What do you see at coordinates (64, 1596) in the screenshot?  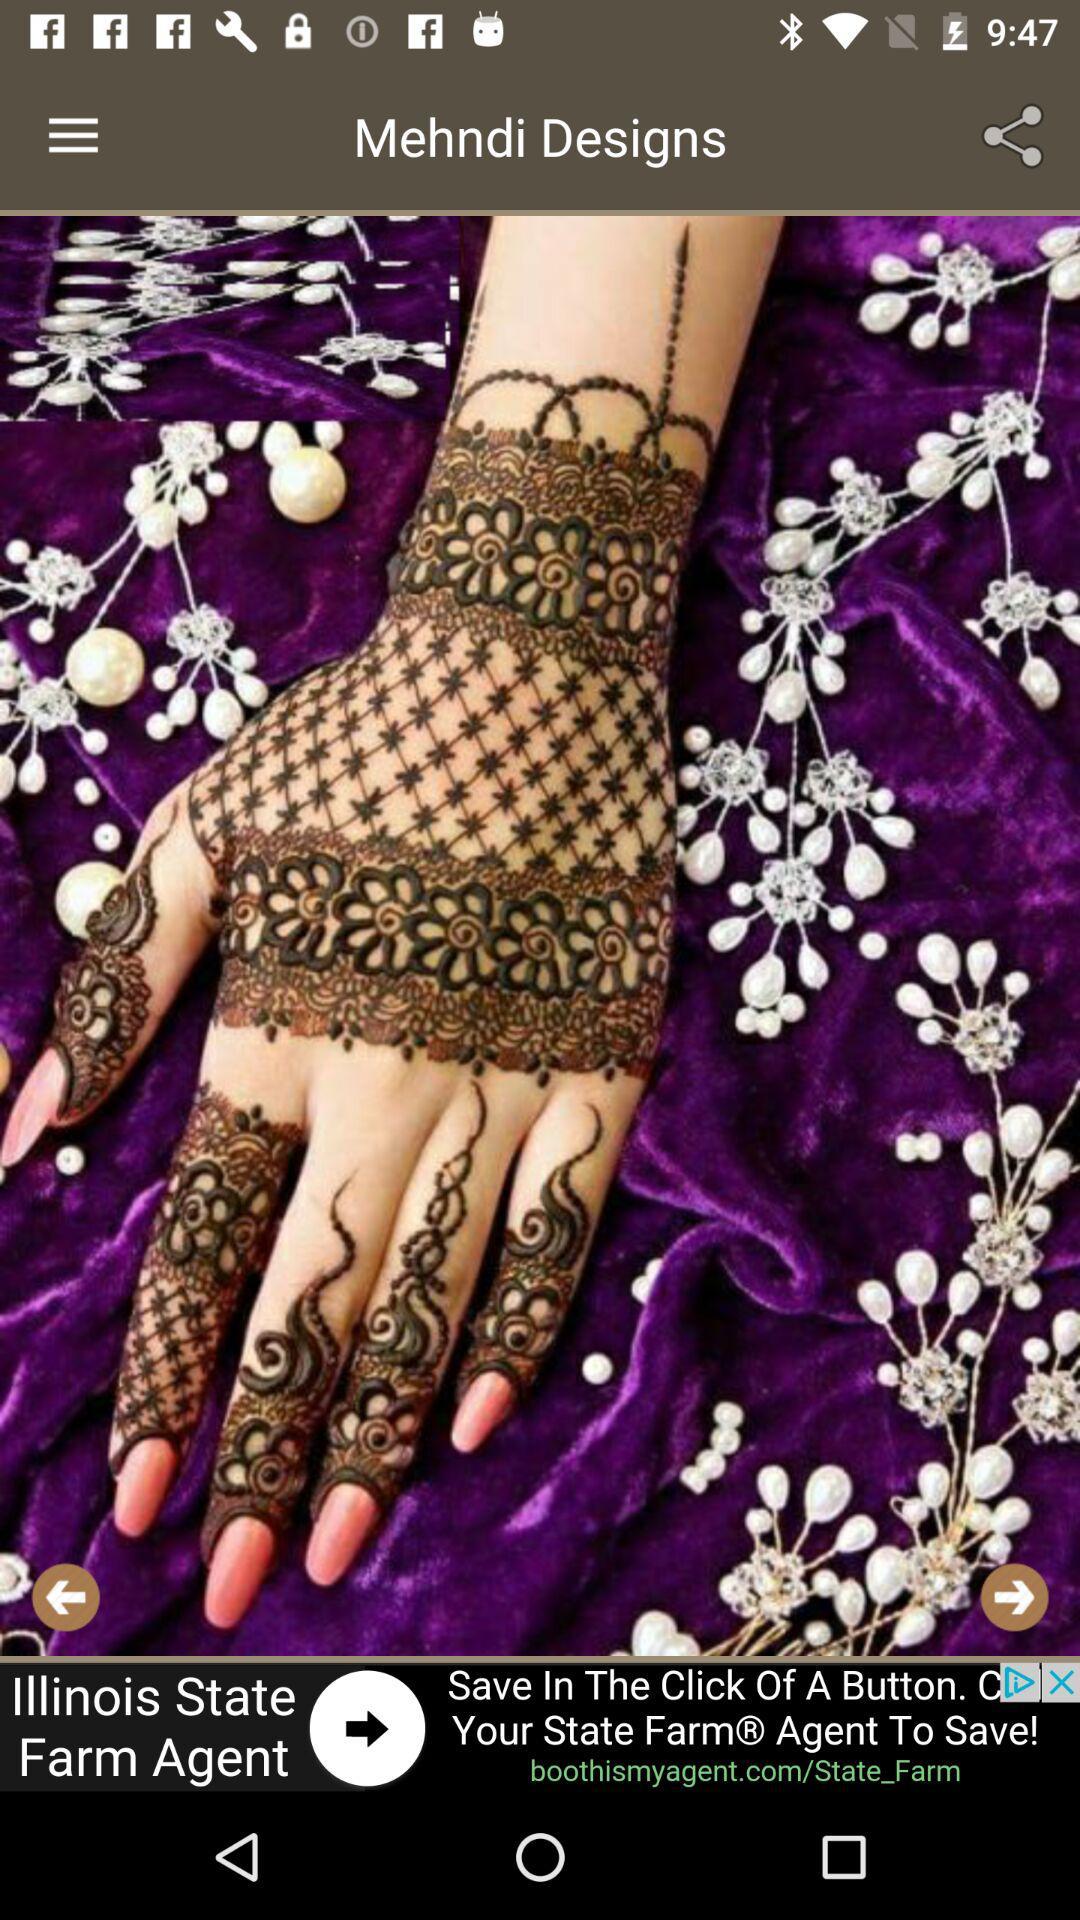 I see `the arrow_backward icon` at bounding box center [64, 1596].